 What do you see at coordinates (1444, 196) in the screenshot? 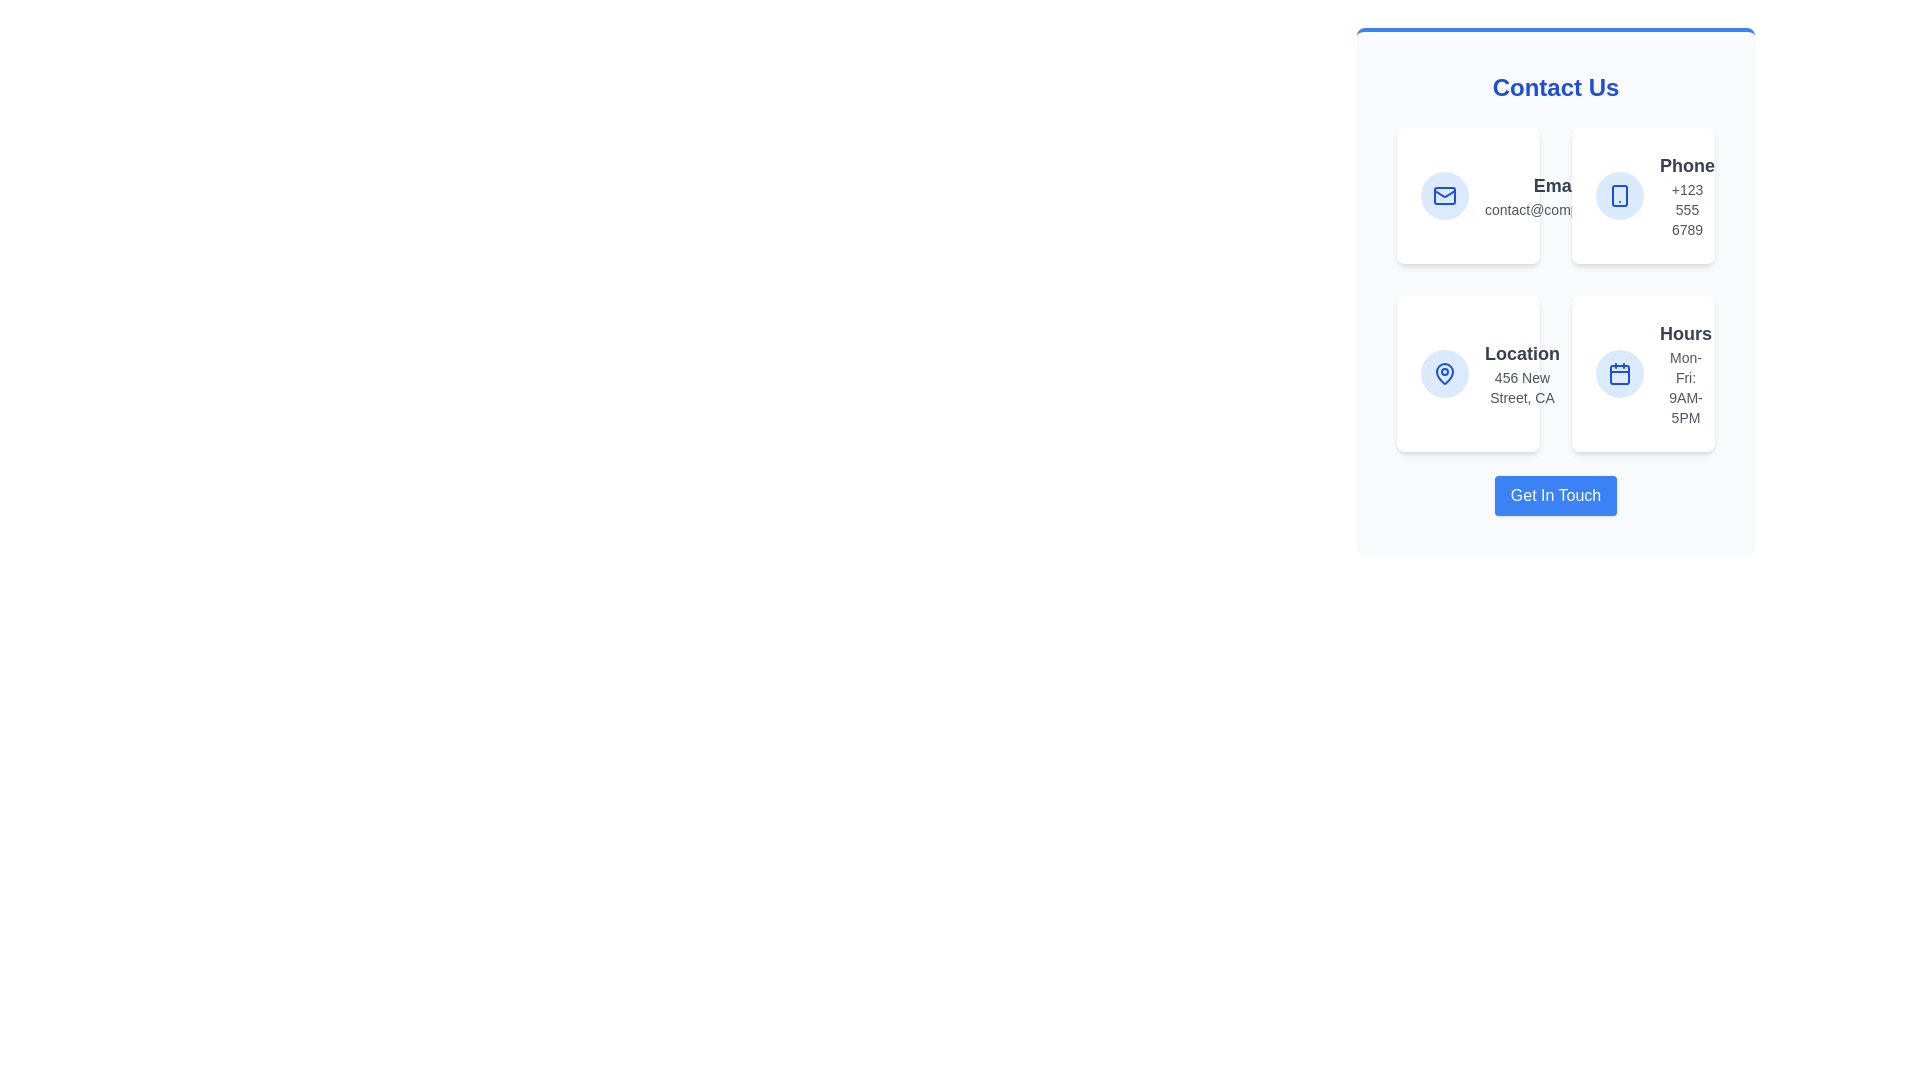
I see `the email contact icon located in the top-left part of the 'Contact Us' section, next to the text 'Email contact@company.com'` at bounding box center [1444, 196].